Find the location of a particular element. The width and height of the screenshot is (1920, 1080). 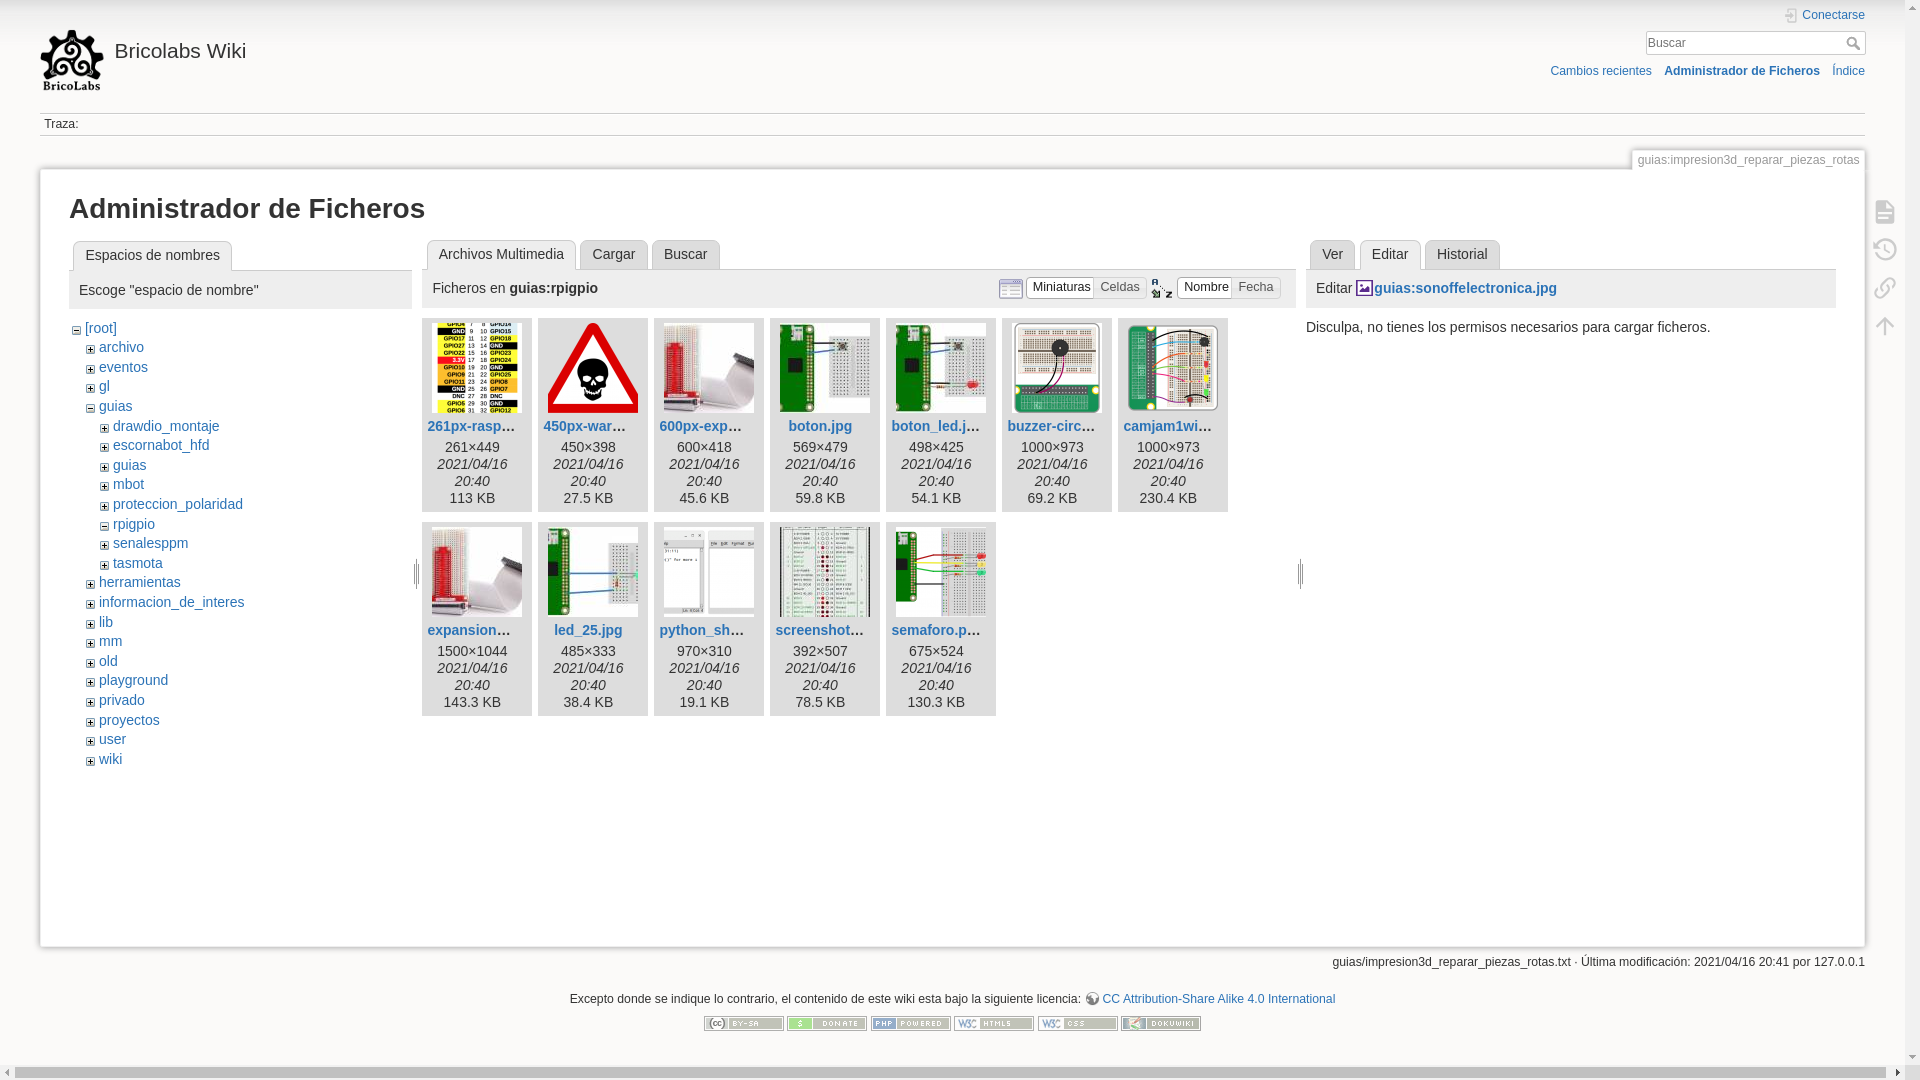

'261px-raspipinout.png' is located at coordinates (502, 424).